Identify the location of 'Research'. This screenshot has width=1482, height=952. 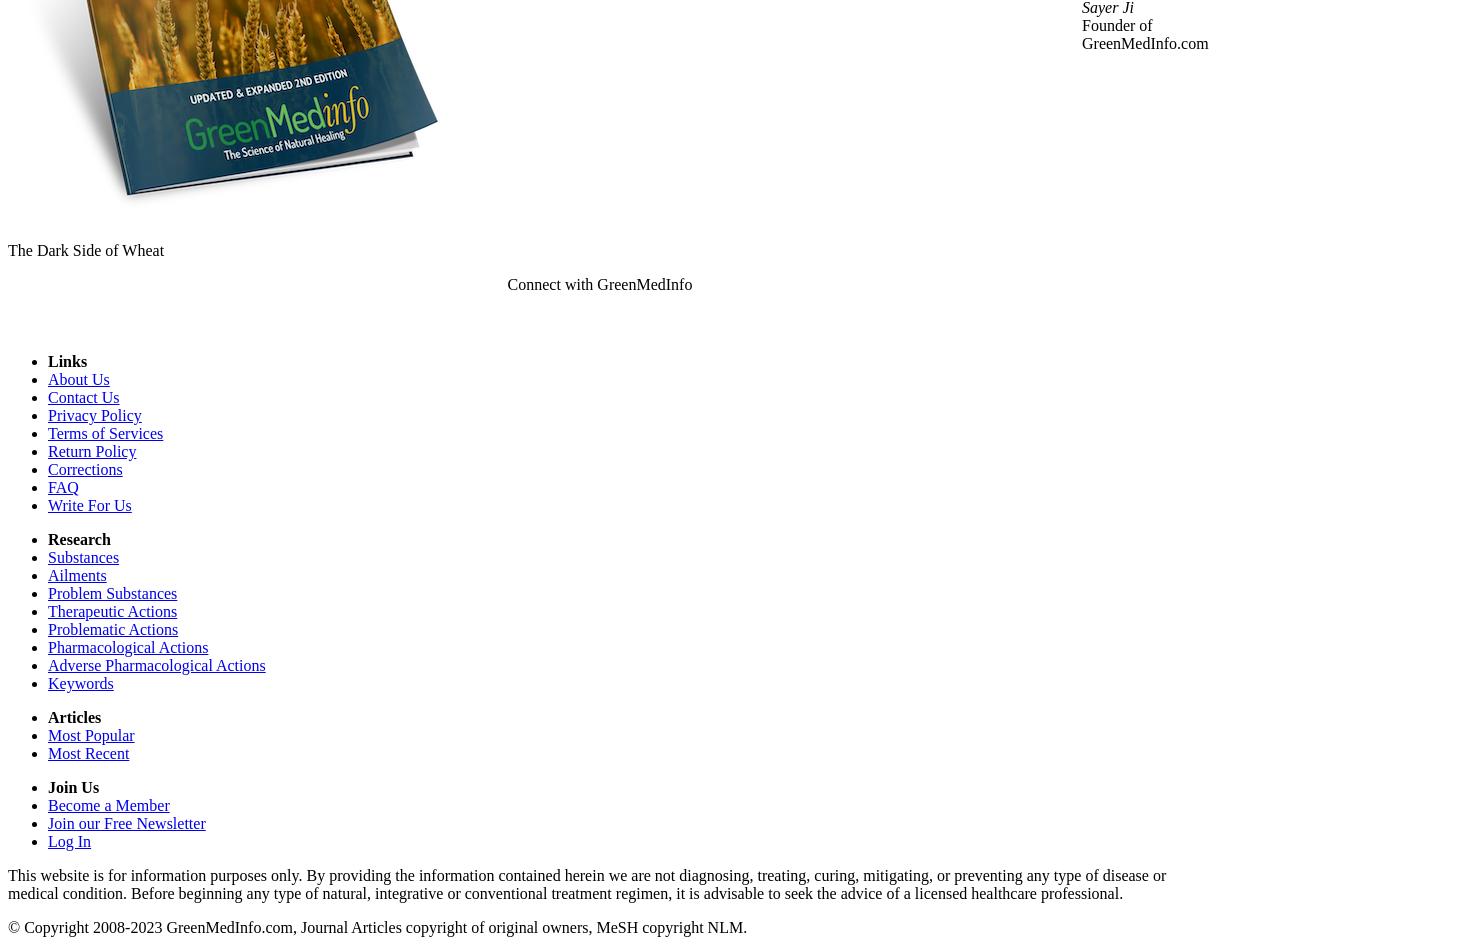
(78, 538).